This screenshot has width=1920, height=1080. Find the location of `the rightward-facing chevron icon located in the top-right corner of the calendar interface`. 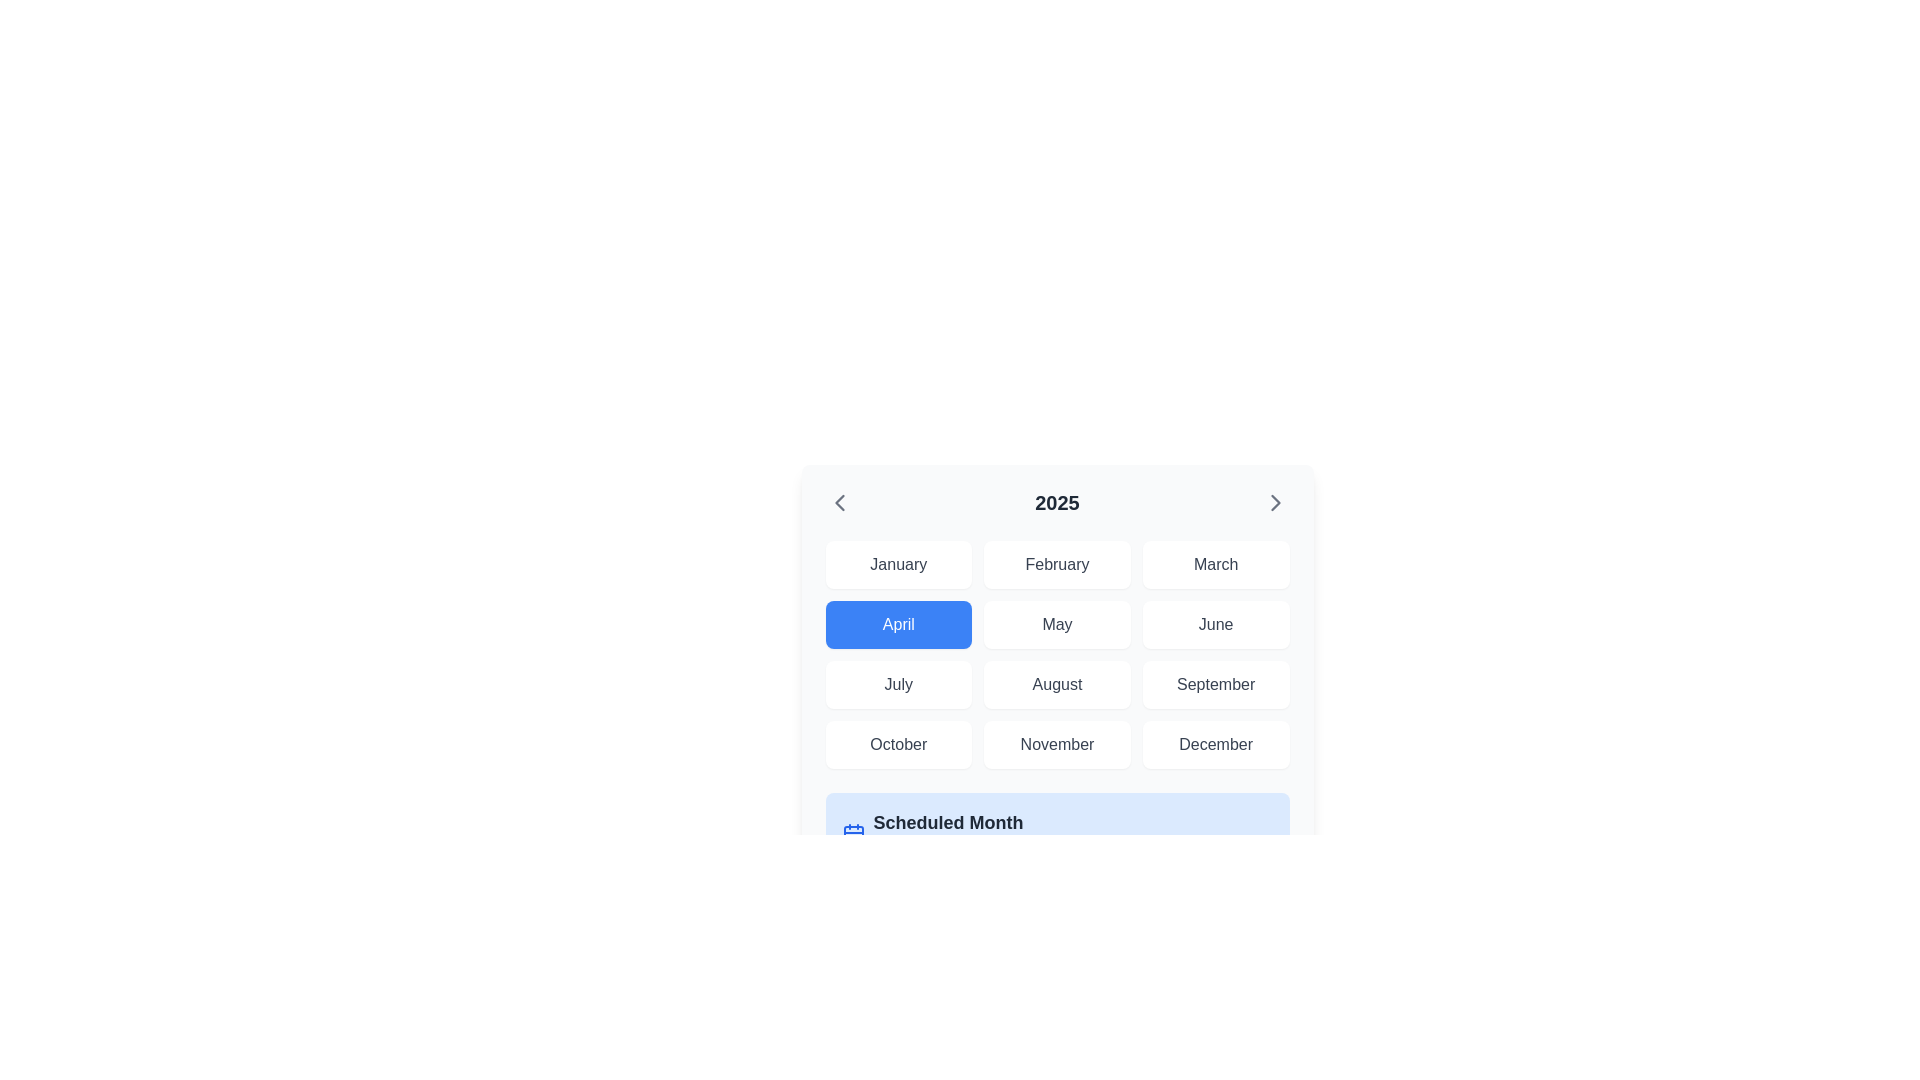

the rightward-facing chevron icon located in the top-right corner of the calendar interface is located at coordinates (1274, 501).